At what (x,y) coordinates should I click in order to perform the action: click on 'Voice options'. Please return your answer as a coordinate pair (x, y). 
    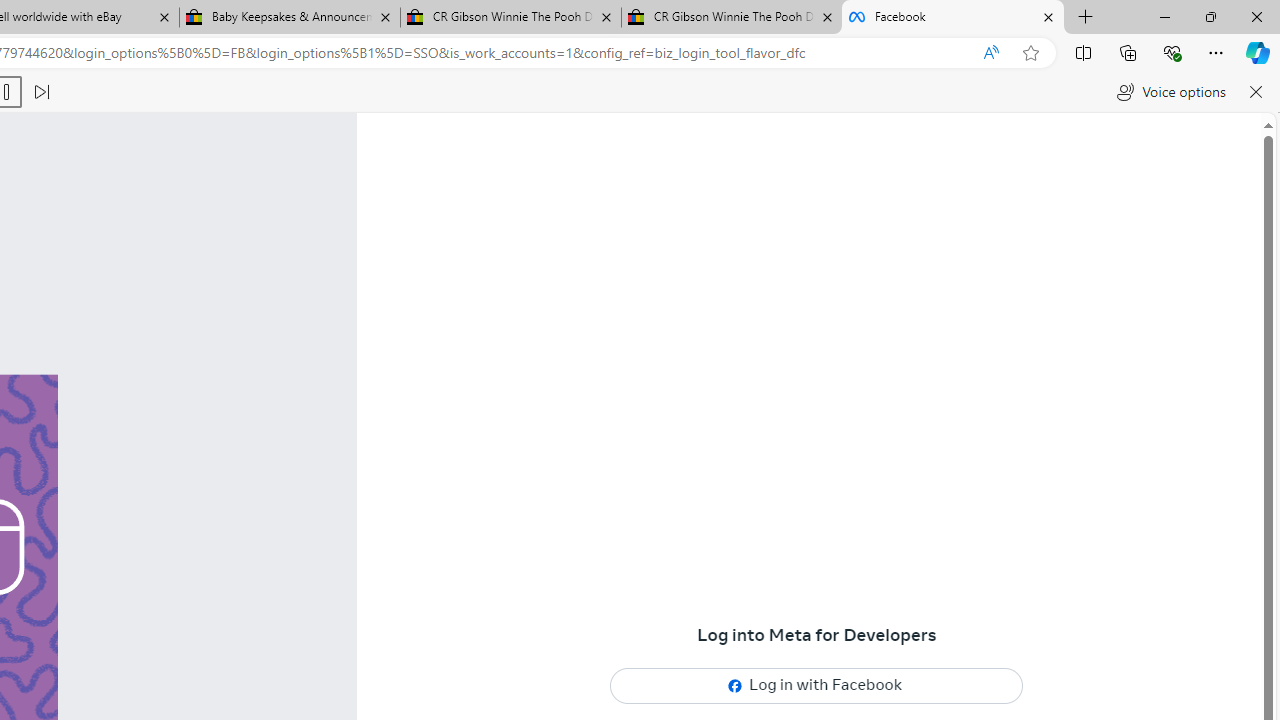
    Looking at the image, I should click on (1171, 92).